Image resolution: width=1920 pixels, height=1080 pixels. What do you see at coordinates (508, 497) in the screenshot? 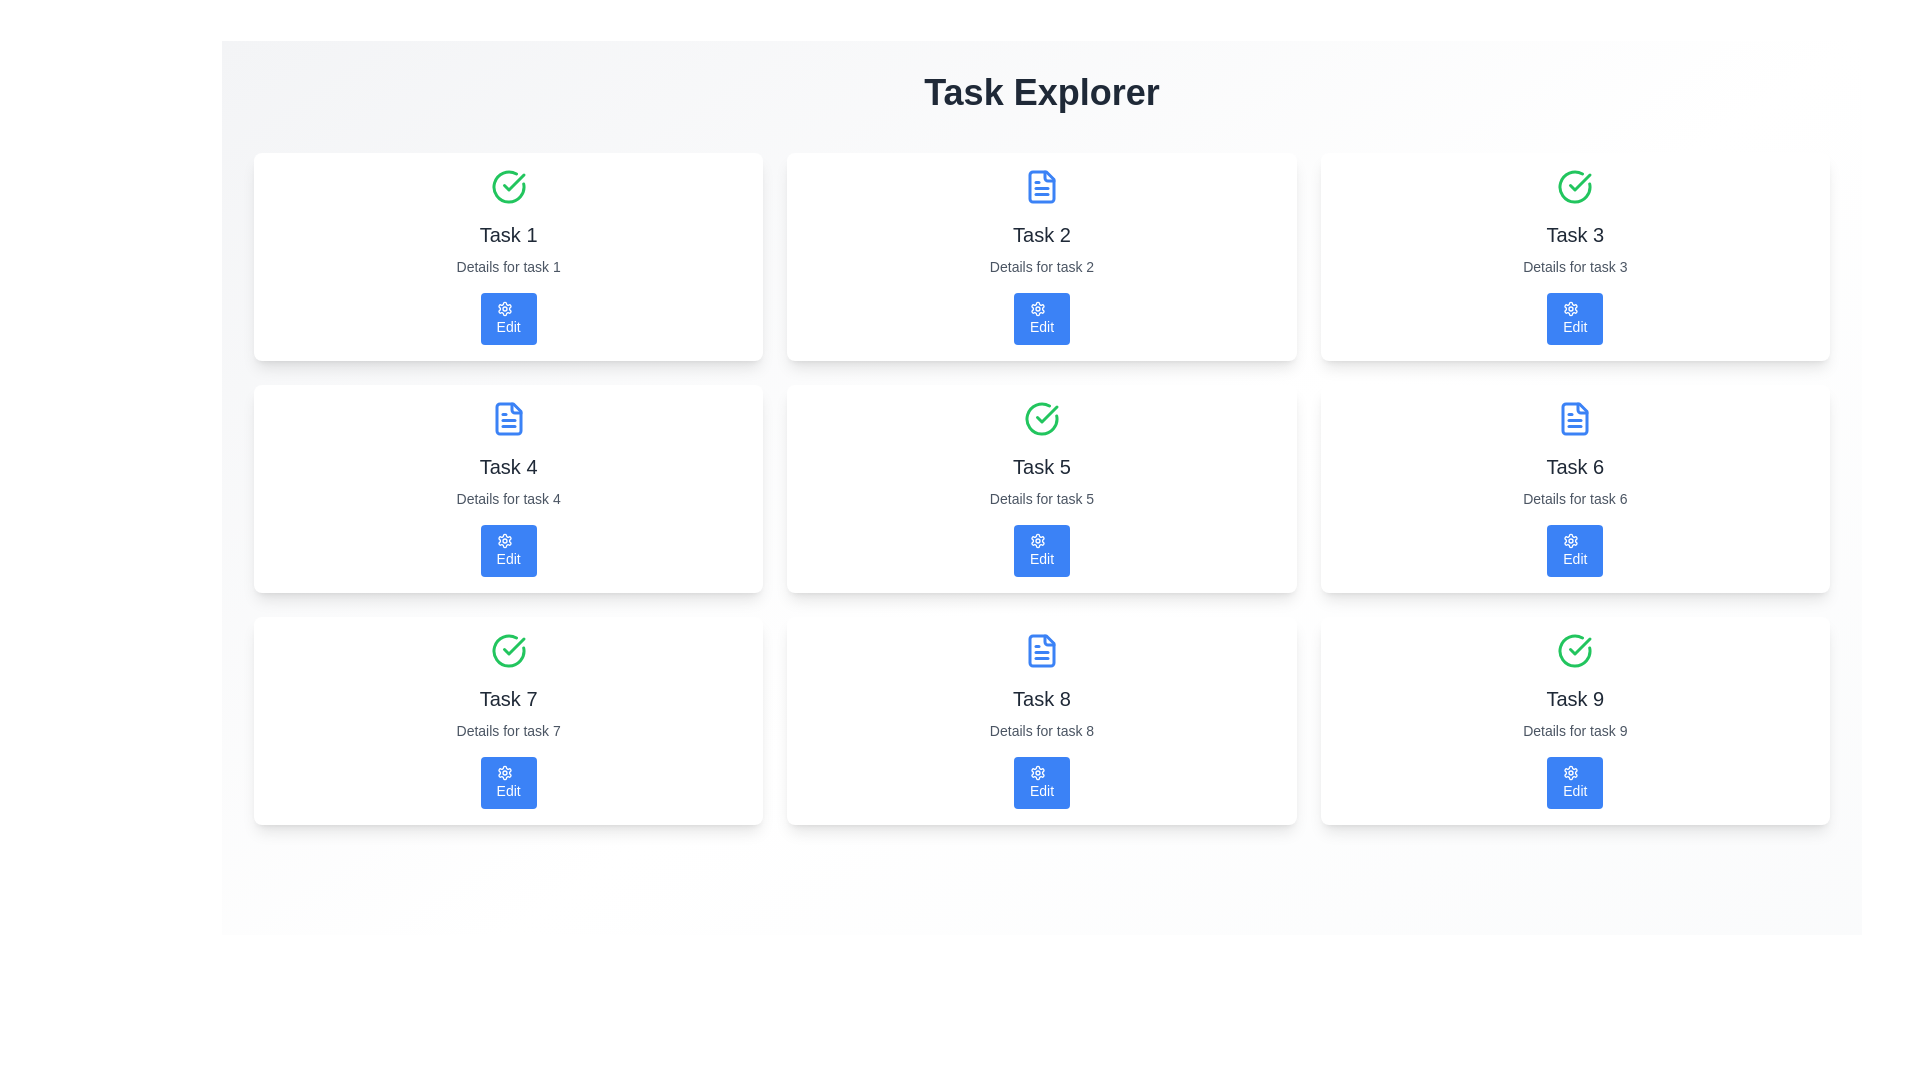
I see `text content of the label displaying 'Details for task 4', which is positioned below the 'Task 4' header and above the 'Edit' button` at bounding box center [508, 497].